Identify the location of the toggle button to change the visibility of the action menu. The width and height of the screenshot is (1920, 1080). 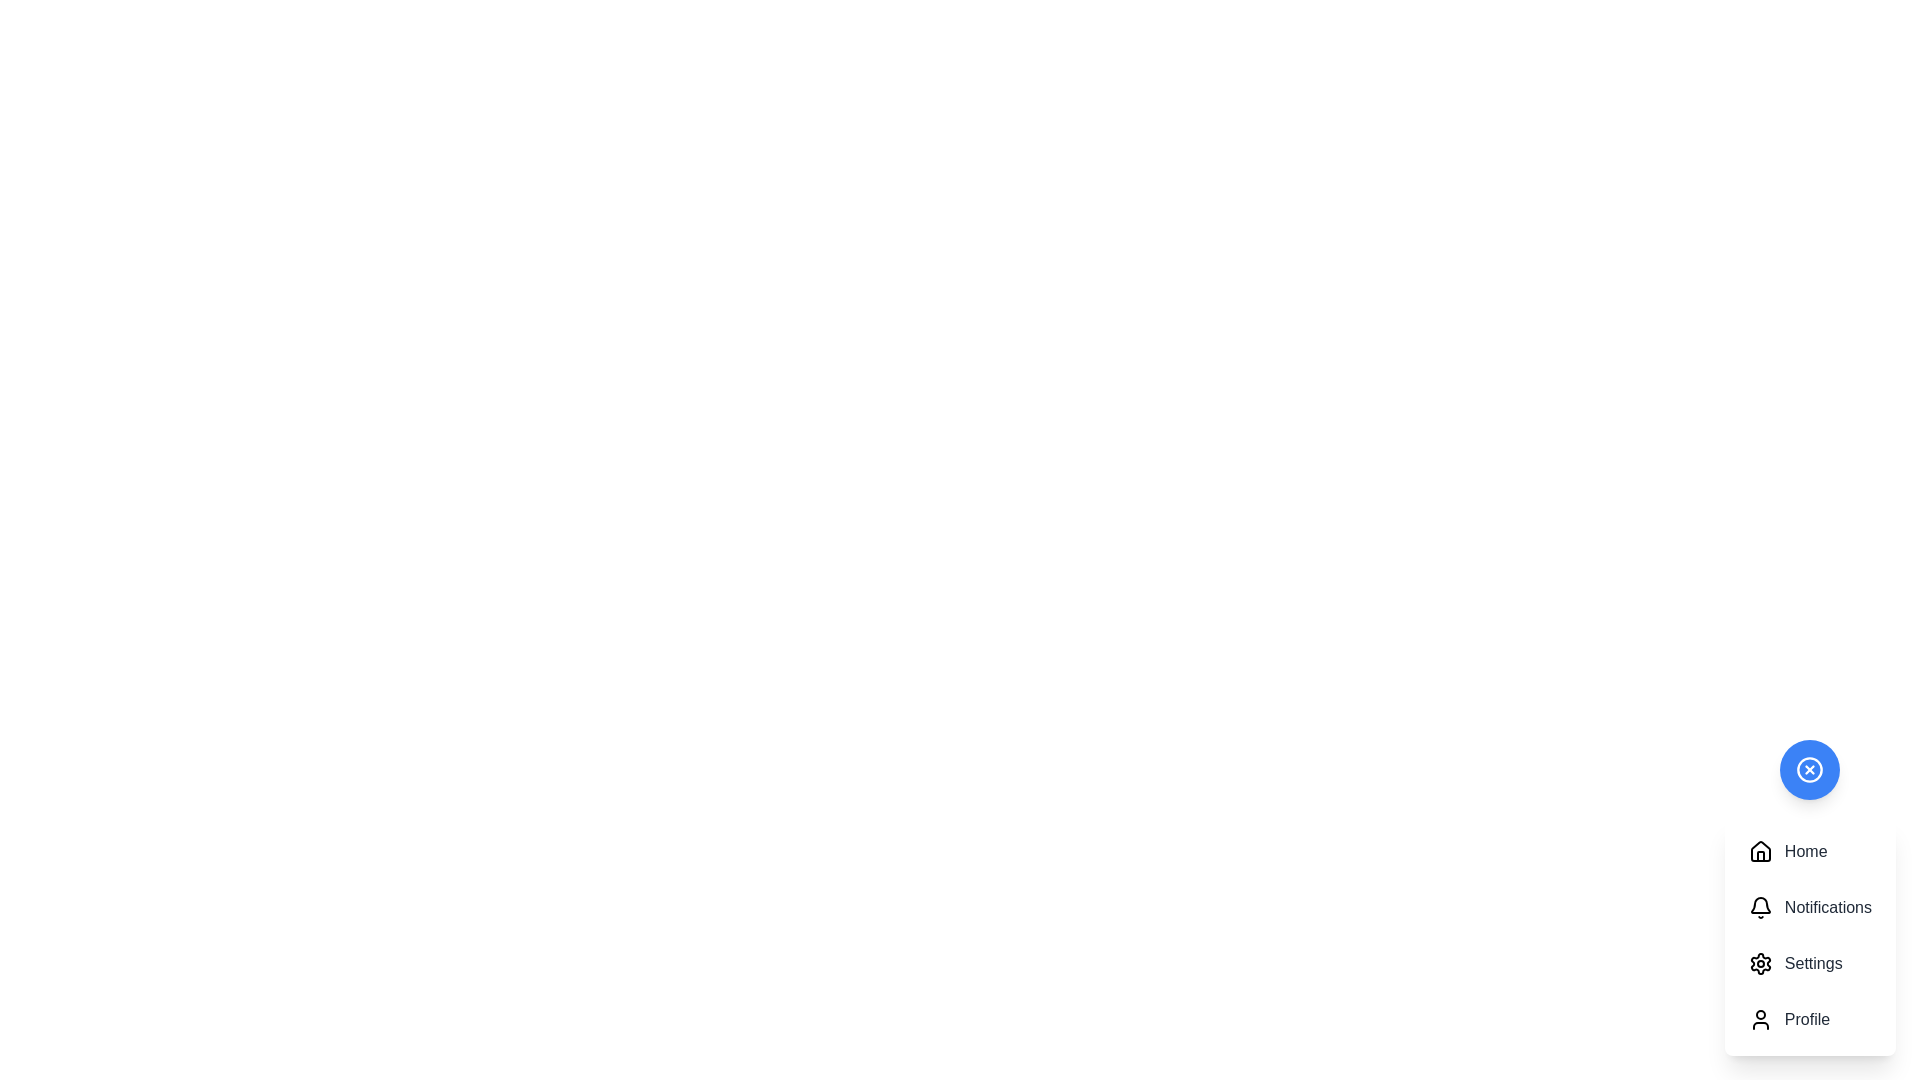
(1809, 769).